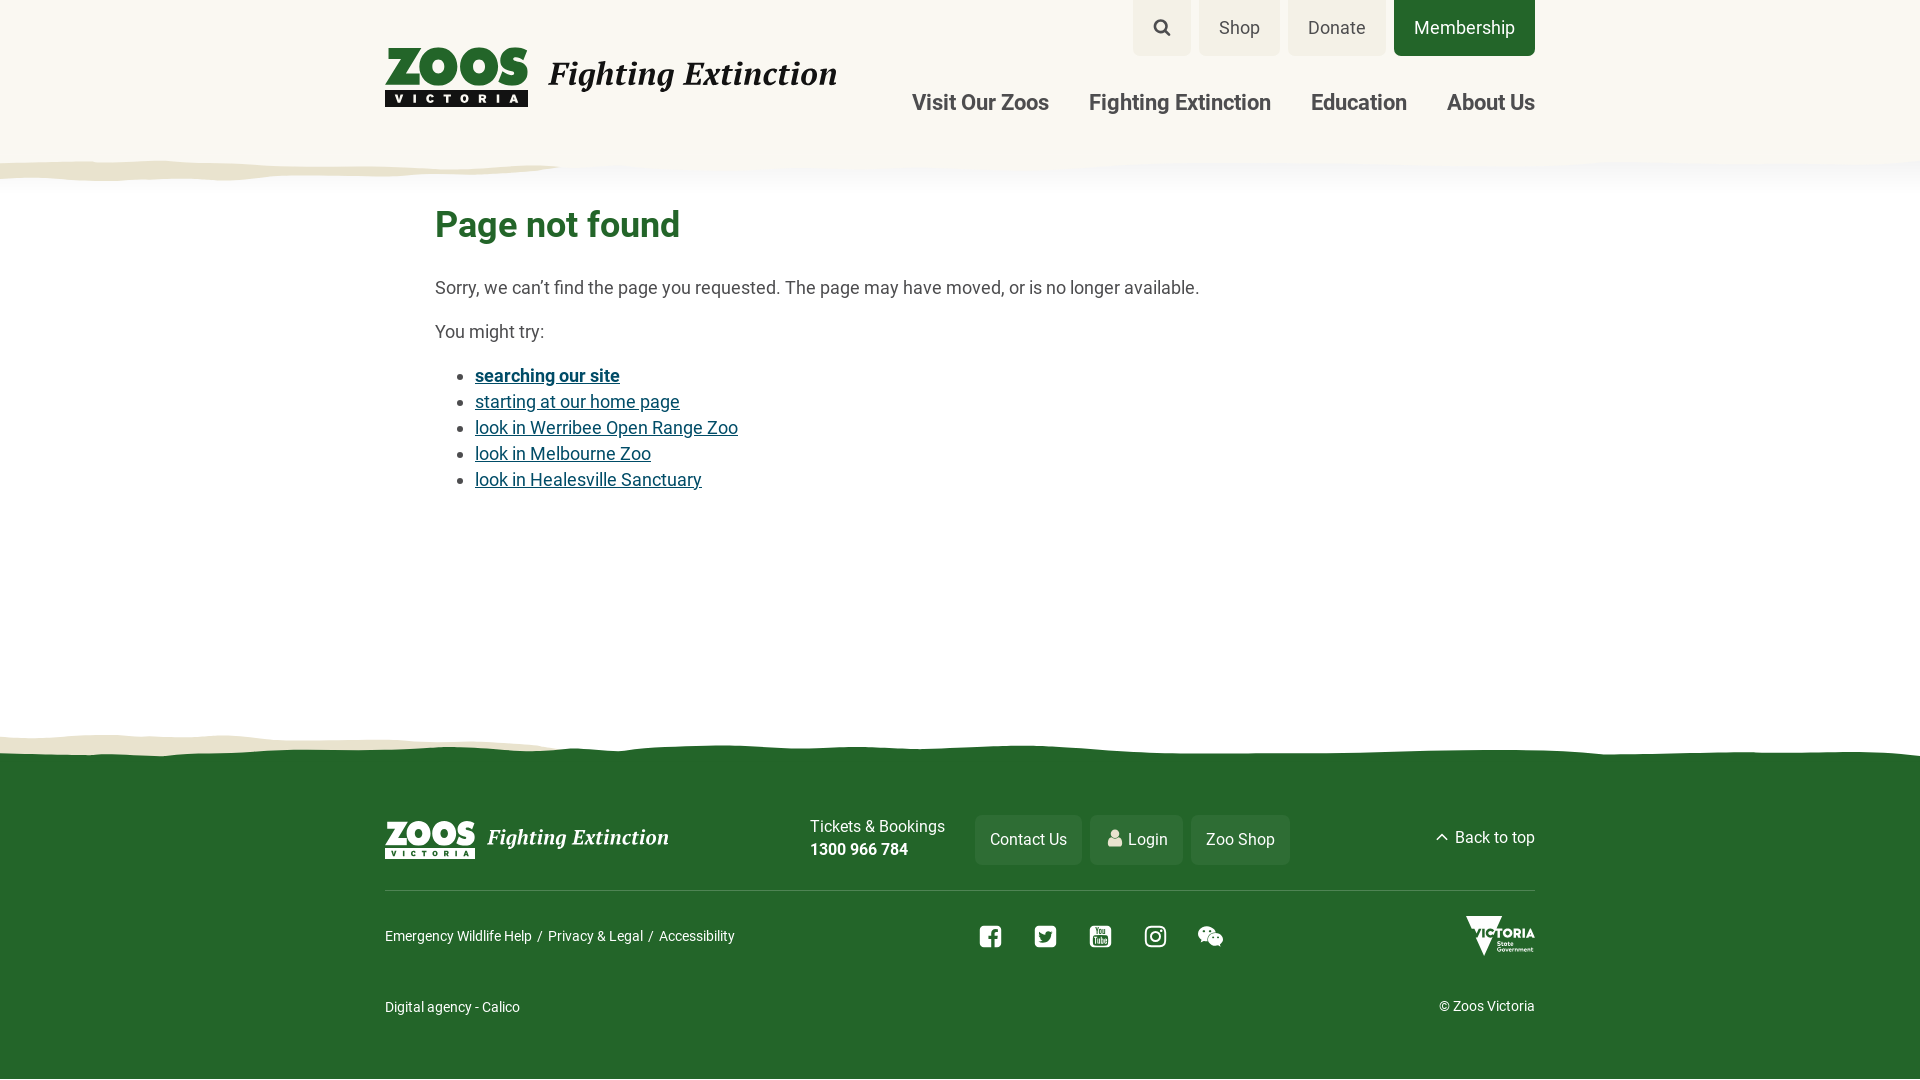 The width and height of the screenshot is (1920, 1080). I want to click on 'starting at our home page', so click(576, 401).